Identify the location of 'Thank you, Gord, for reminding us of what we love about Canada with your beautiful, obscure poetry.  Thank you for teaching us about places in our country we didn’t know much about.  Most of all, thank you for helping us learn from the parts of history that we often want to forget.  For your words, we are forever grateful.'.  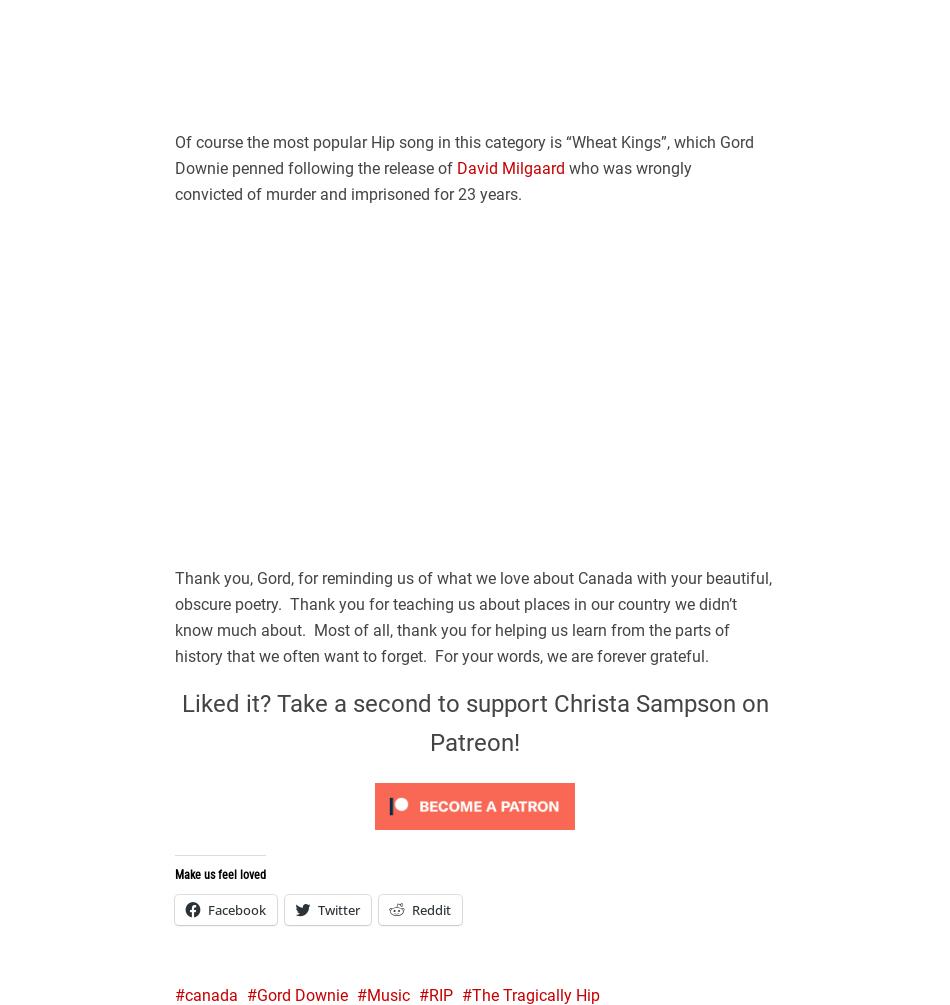
(174, 615).